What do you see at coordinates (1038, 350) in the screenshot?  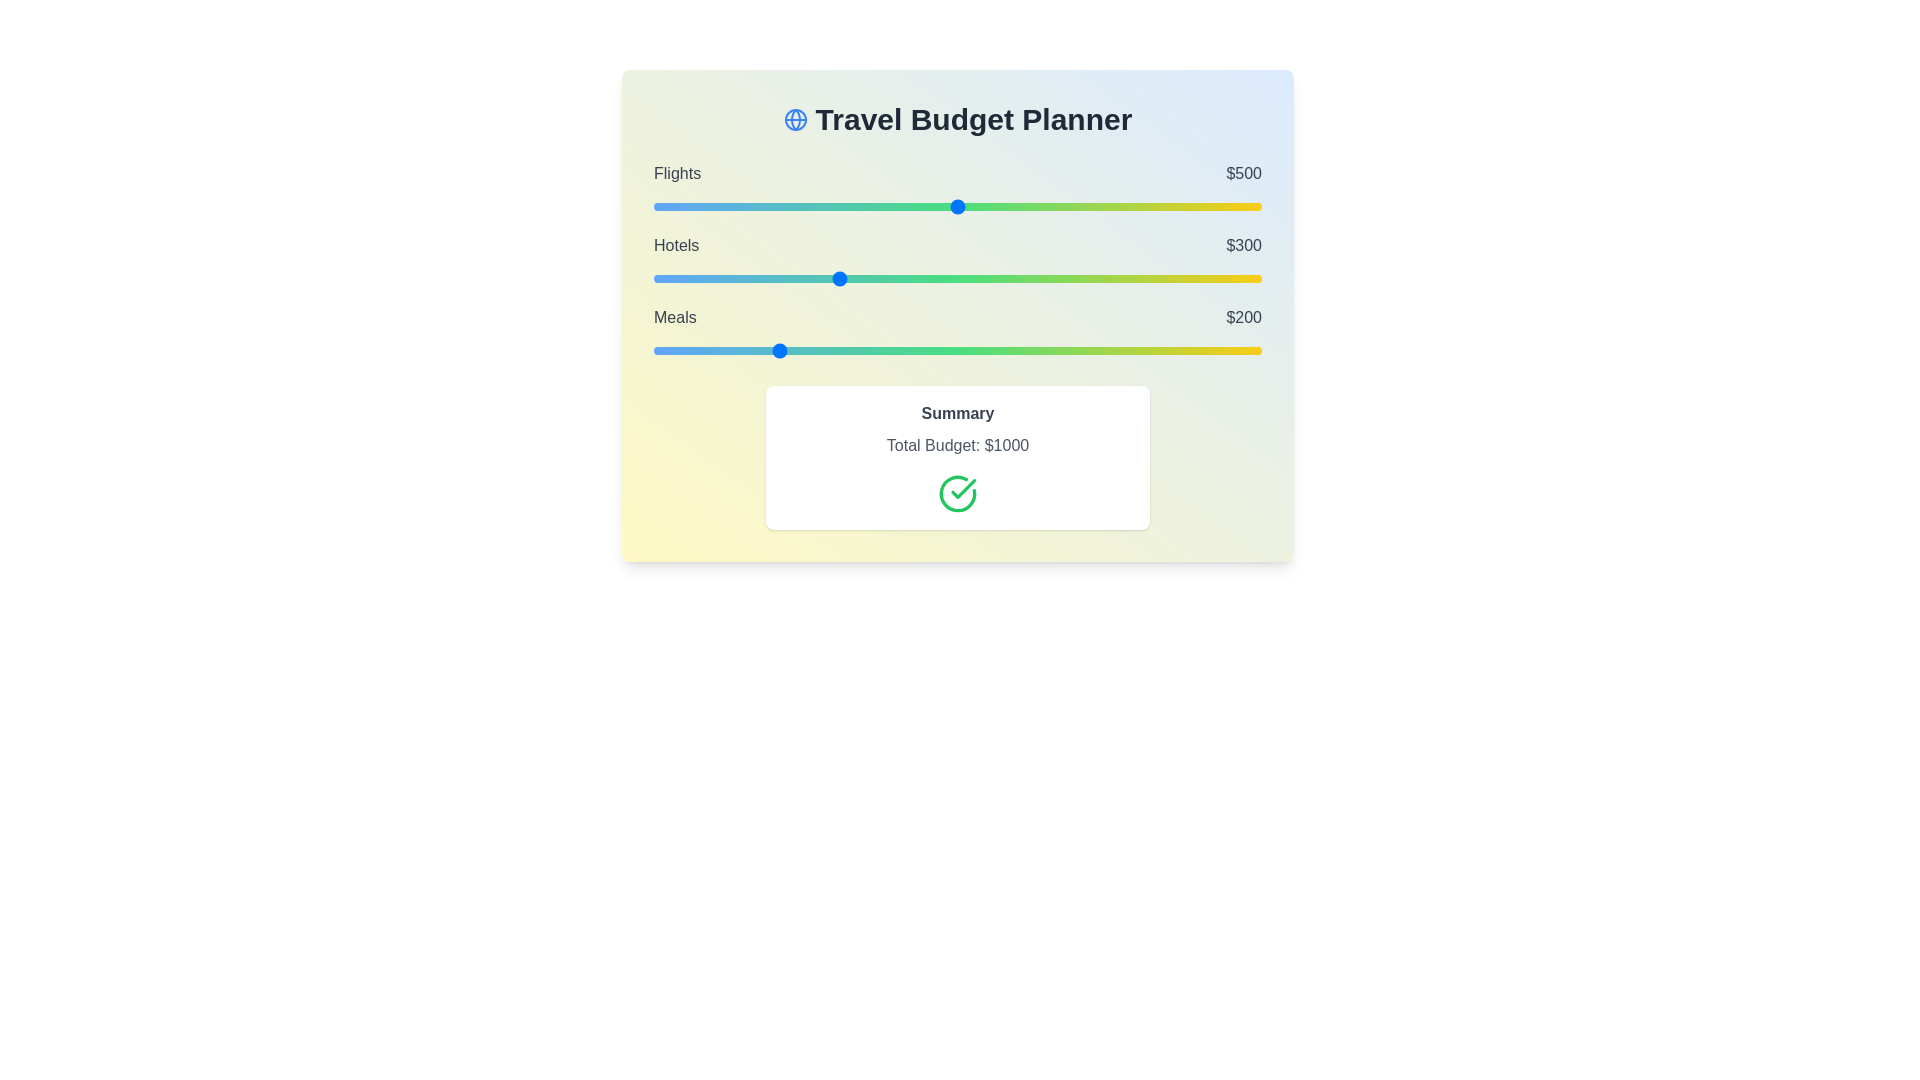 I see `the 'Meals' slider to 633 within the range 0 to 1000` at bounding box center [1038, 350].